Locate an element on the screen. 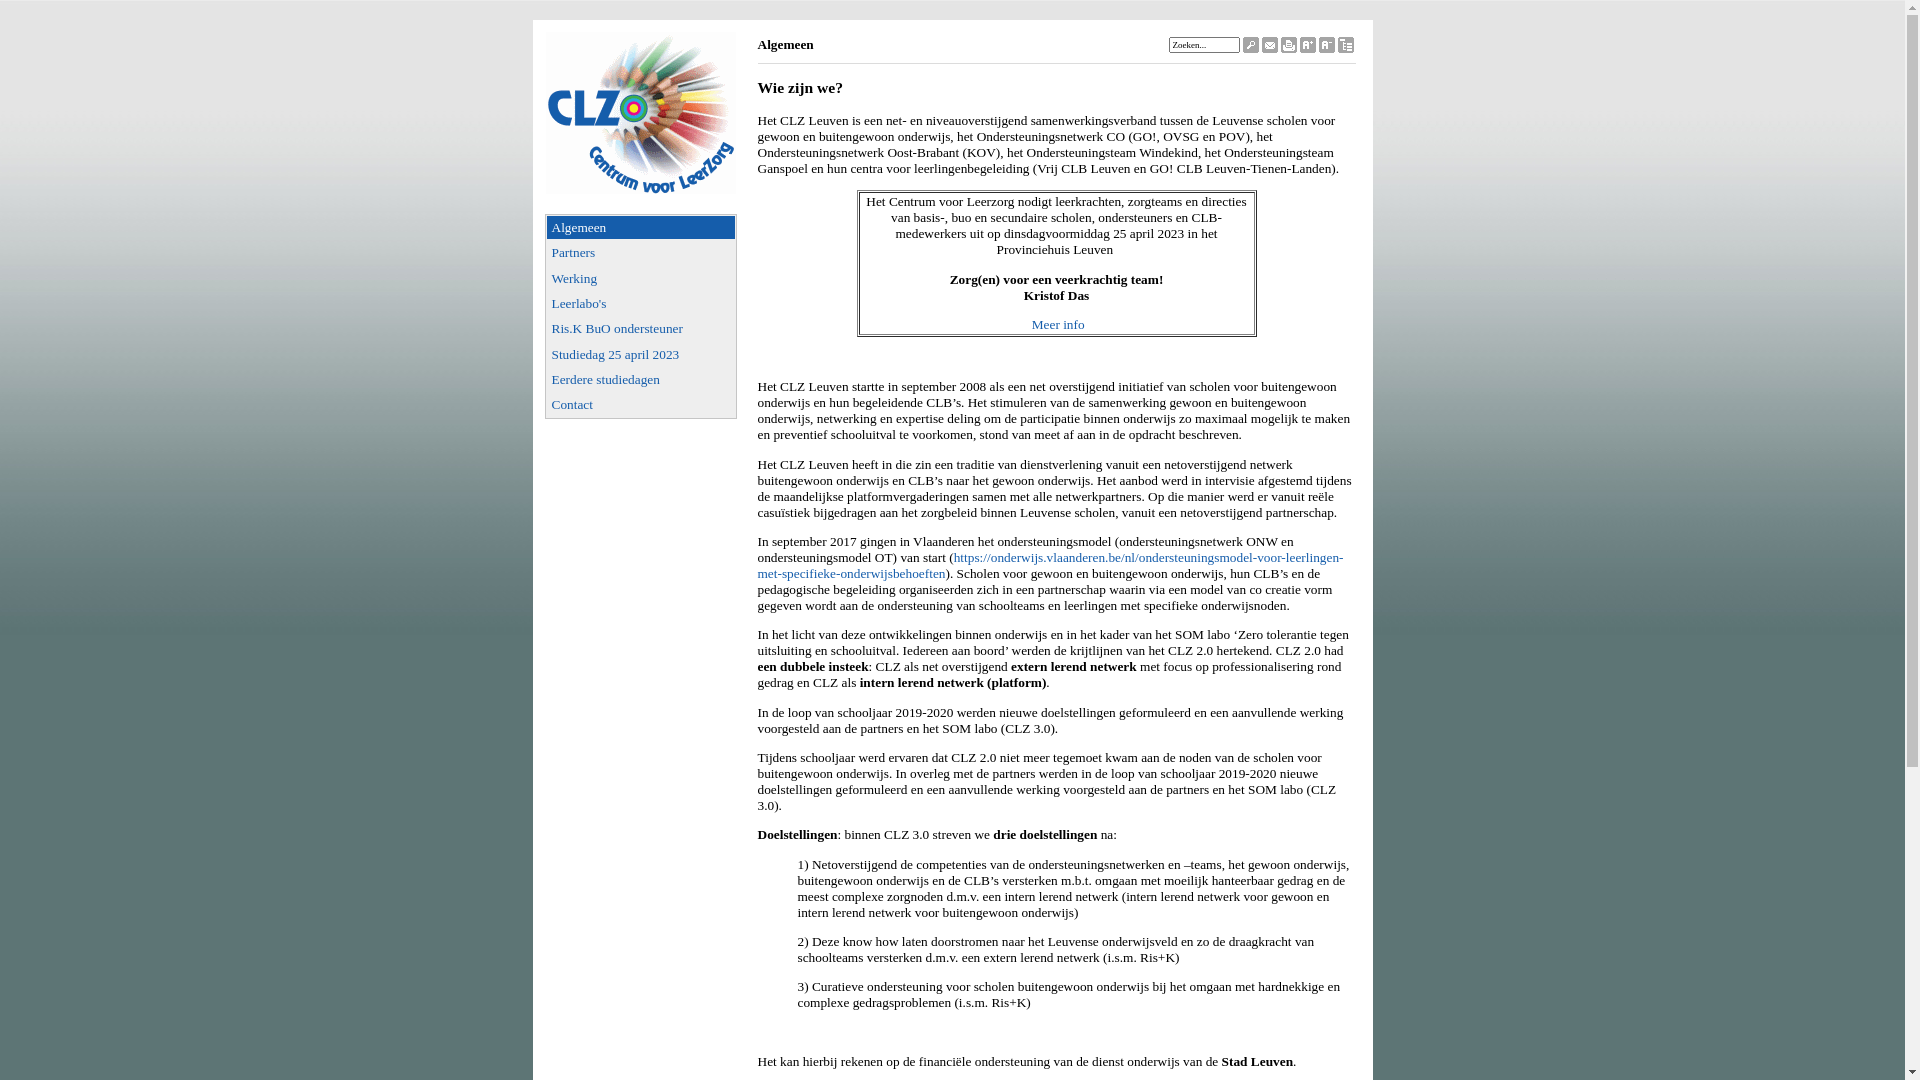 This screenshot has height=1080, width=1920. 'SiteMap' is located at coordinates (1345, 46).